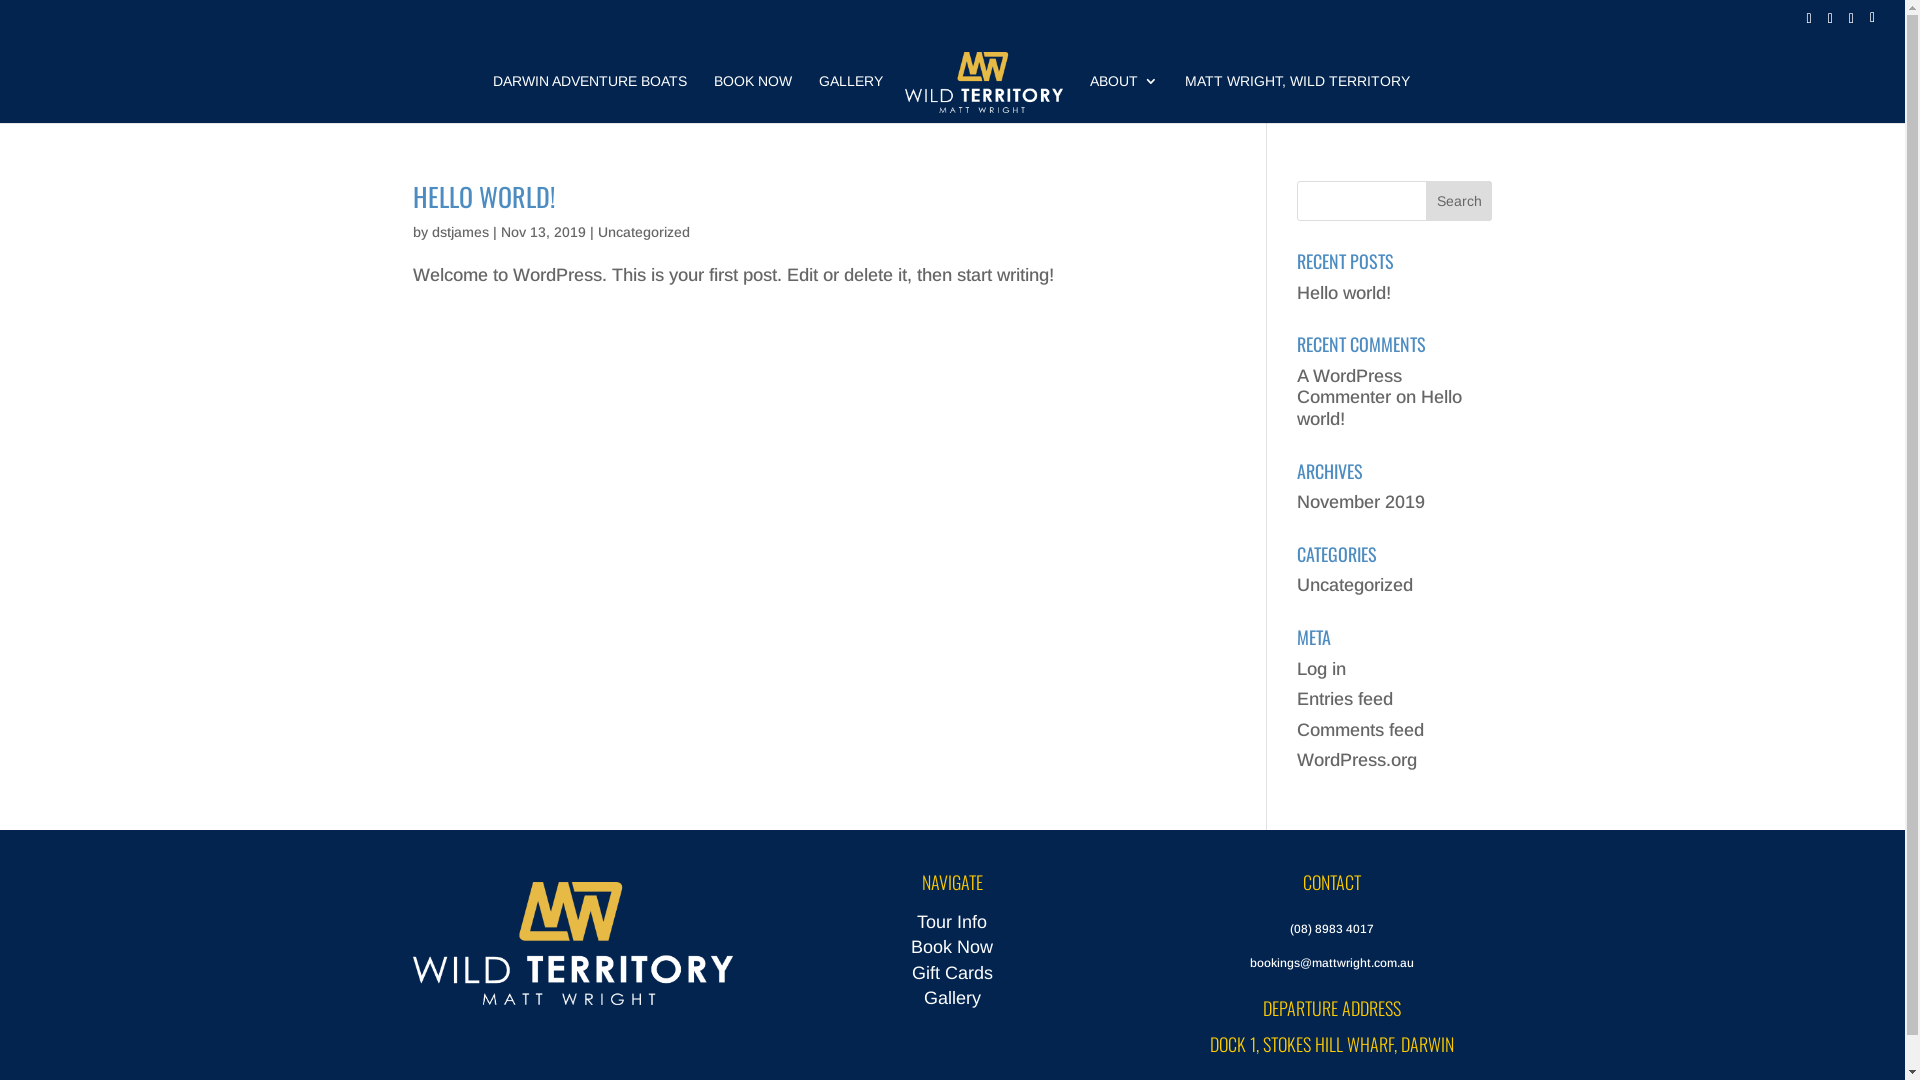 This screenshot has width=1920, height=1080. I want to click on 'GALLERY', so click(819, 98).